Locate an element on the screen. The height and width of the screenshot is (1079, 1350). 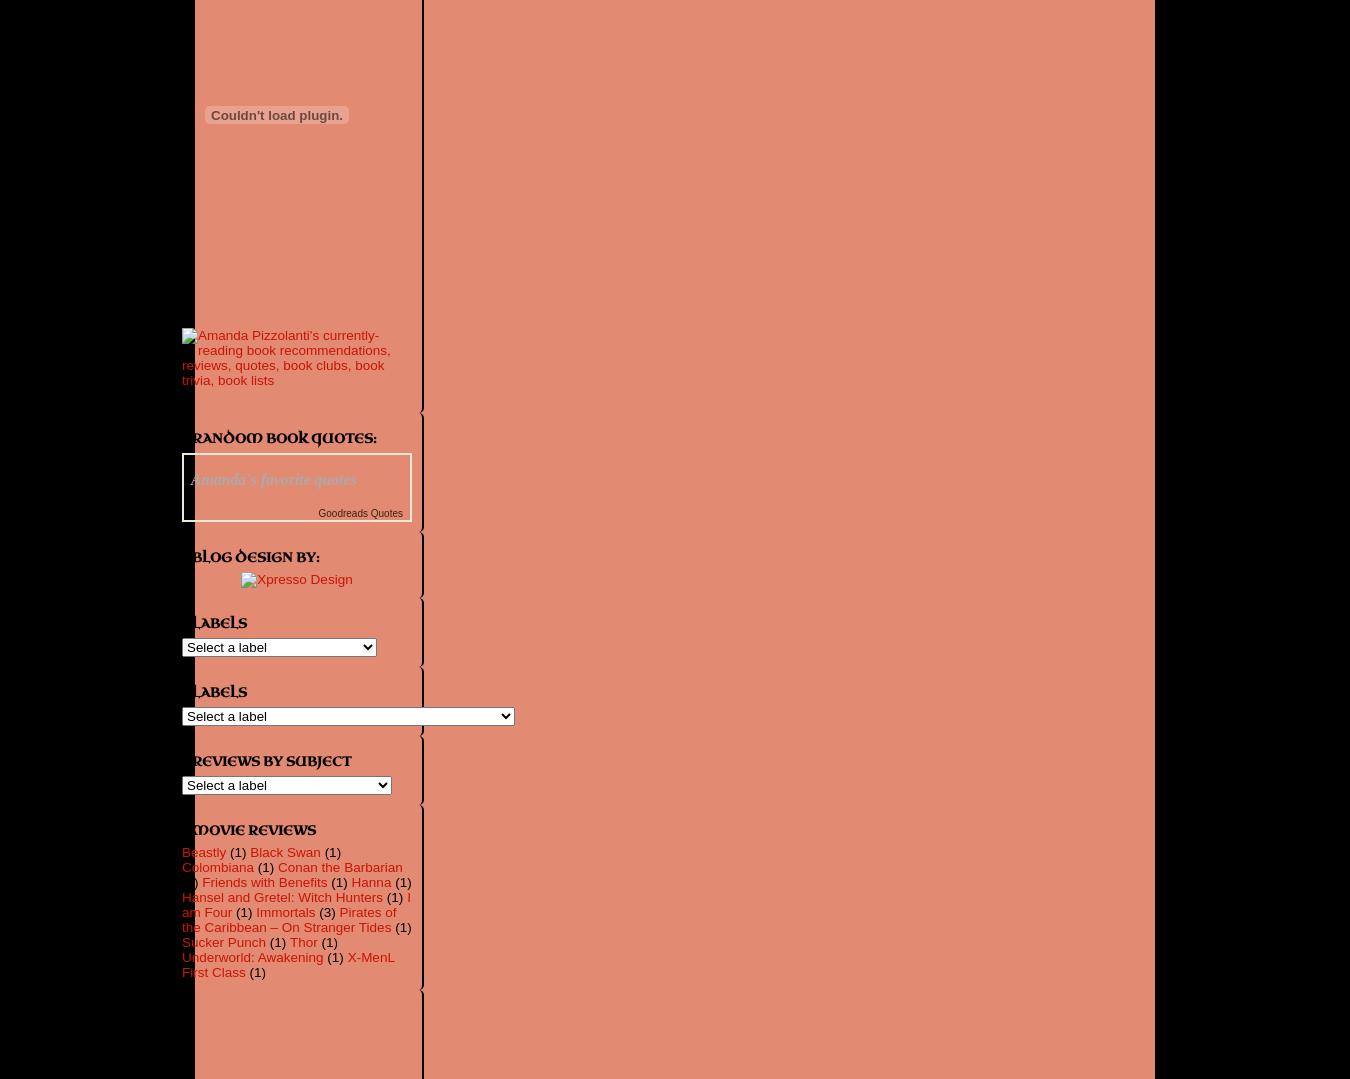
'Immortals' is located at coordinates (284, 911).